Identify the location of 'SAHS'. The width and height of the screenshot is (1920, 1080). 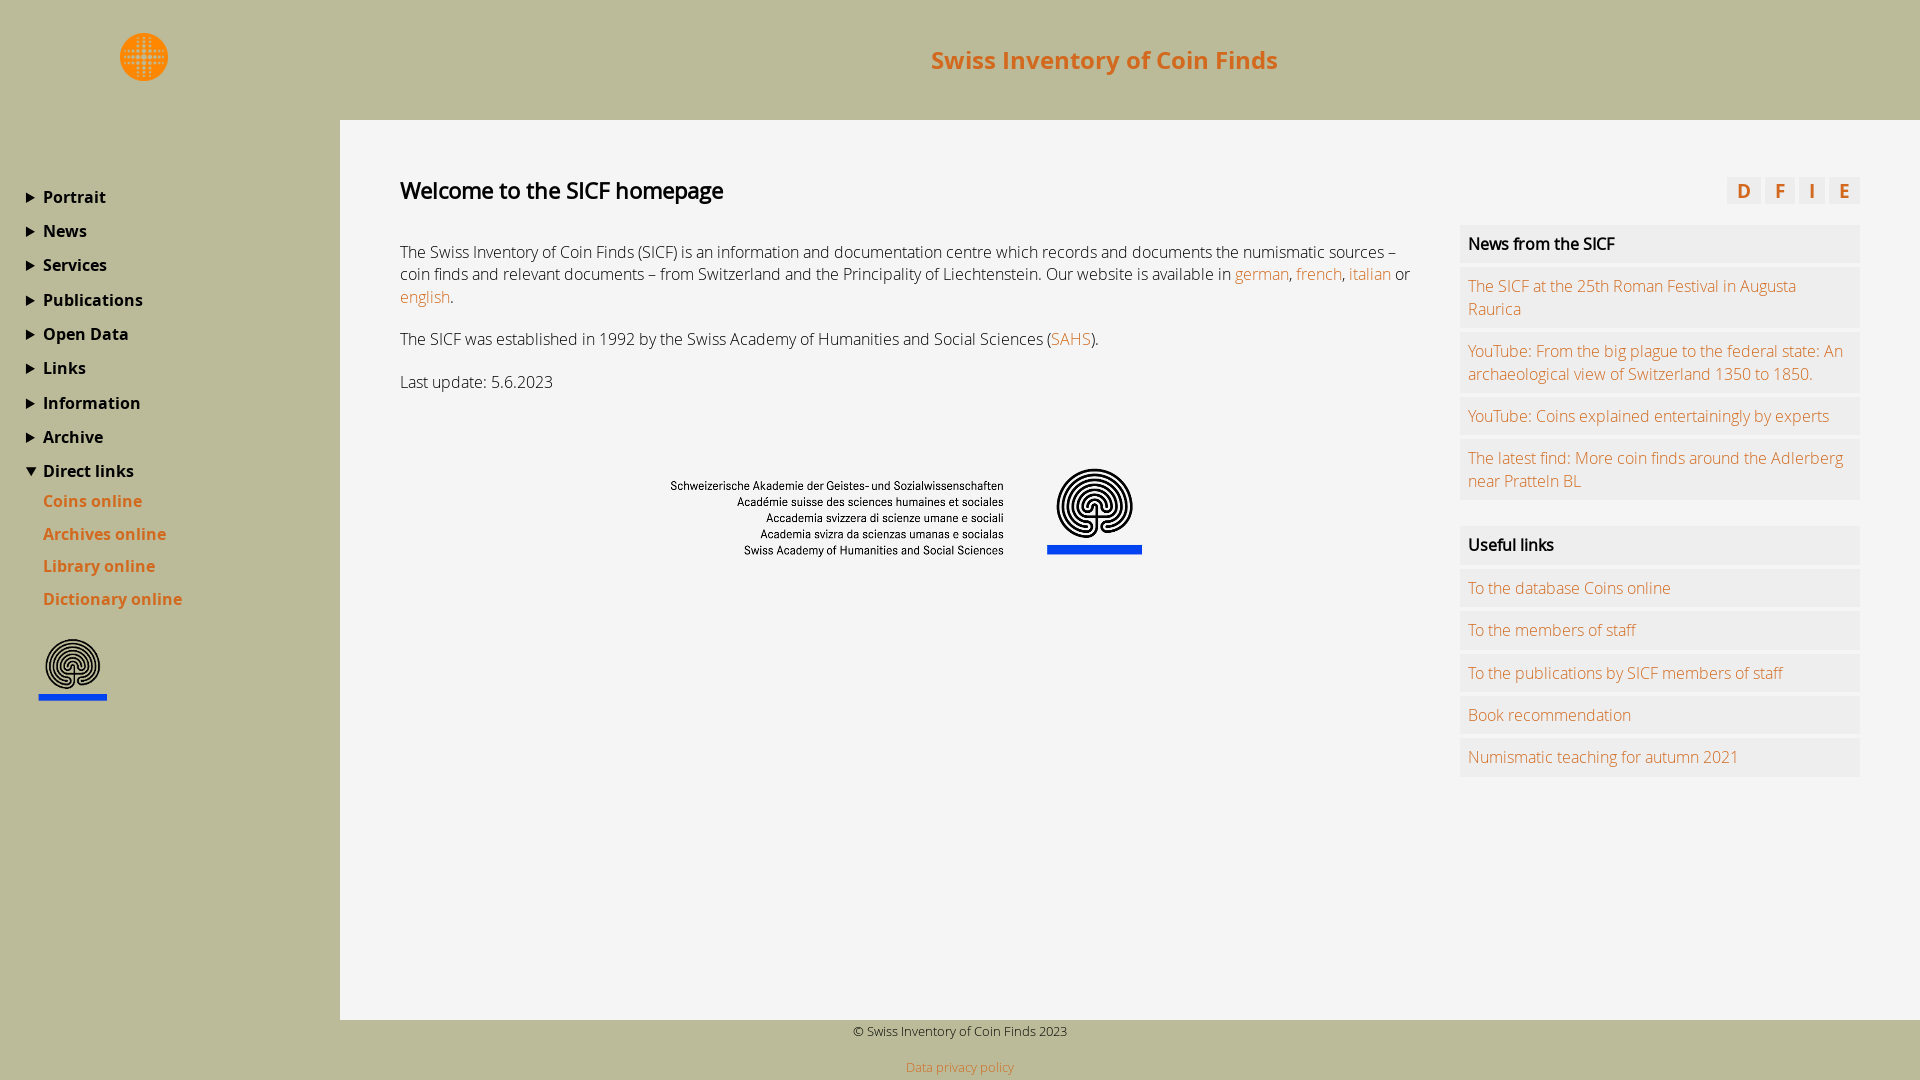
(1069, 338).